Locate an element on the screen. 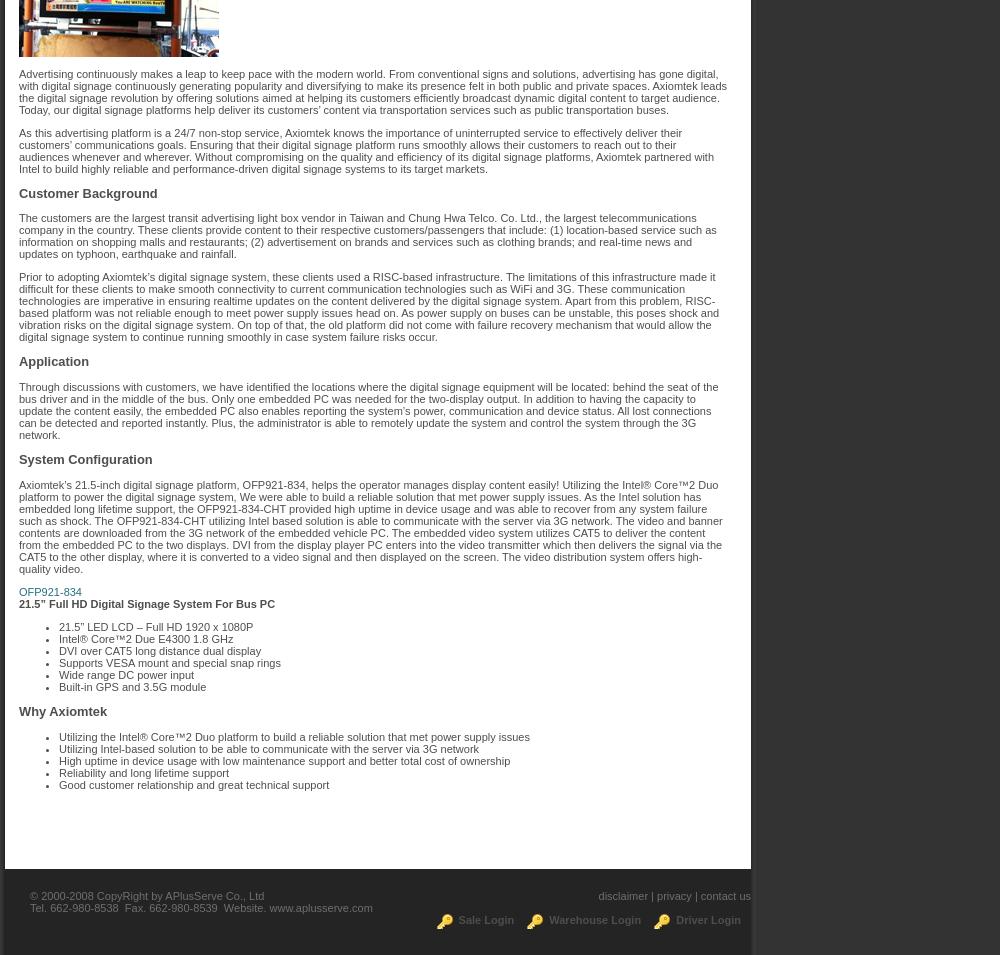  'Advertising continuously makes a leap to keep pace with the modern world. From conventional signs and solutions, advertising has gone digital, with digital signage continuously generating popularity and diversifying to make its presence felt in both public and private spaces. Axiomtek leads the digital signage revolution by offering solutions aimed at helping its customers efficiently broadcast dynamic digital content to target audience. Today, our digital signage platforms help deliver its customers’ content via transportation services such as public transportation buses.' is located at coordinates (19, 90).